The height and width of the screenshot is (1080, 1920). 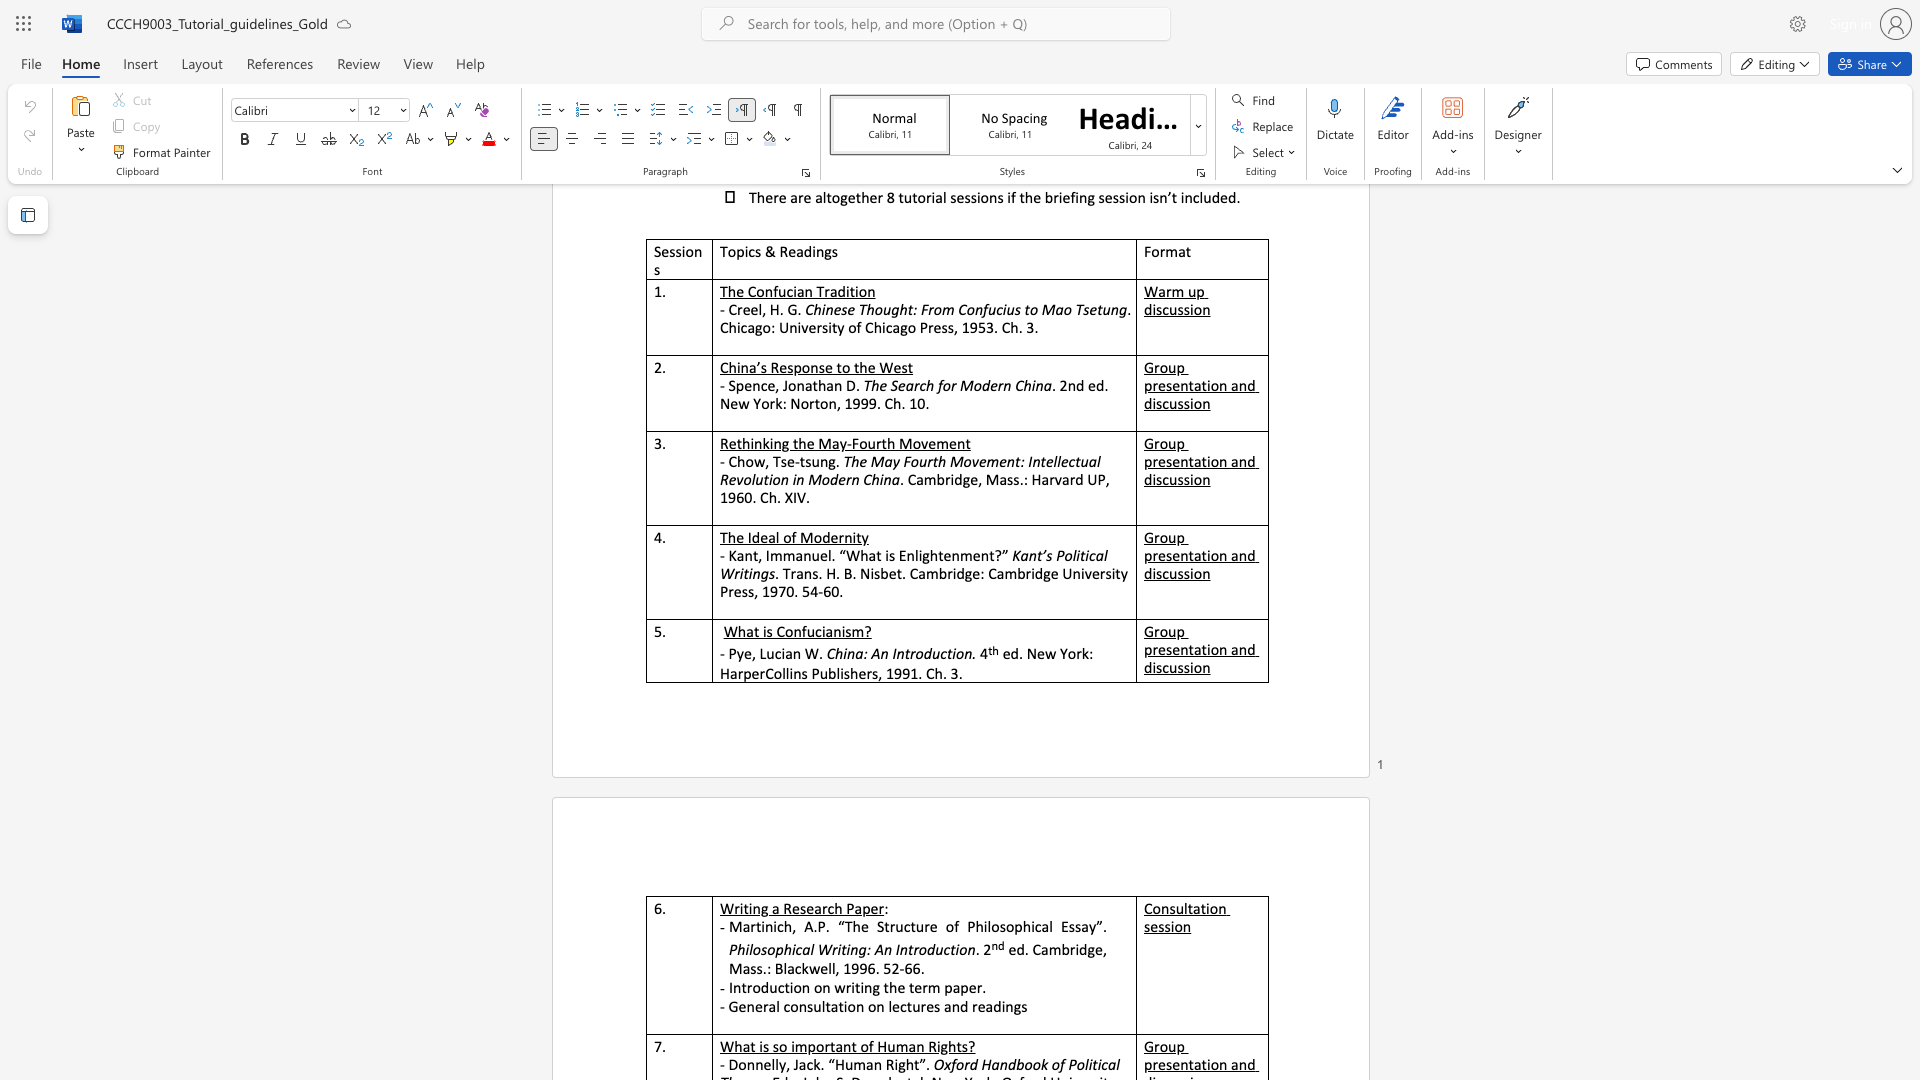 I want to click on the subset text "m pa" within the text "Introduction on writing the term paper.", so click(x=926, y=986).